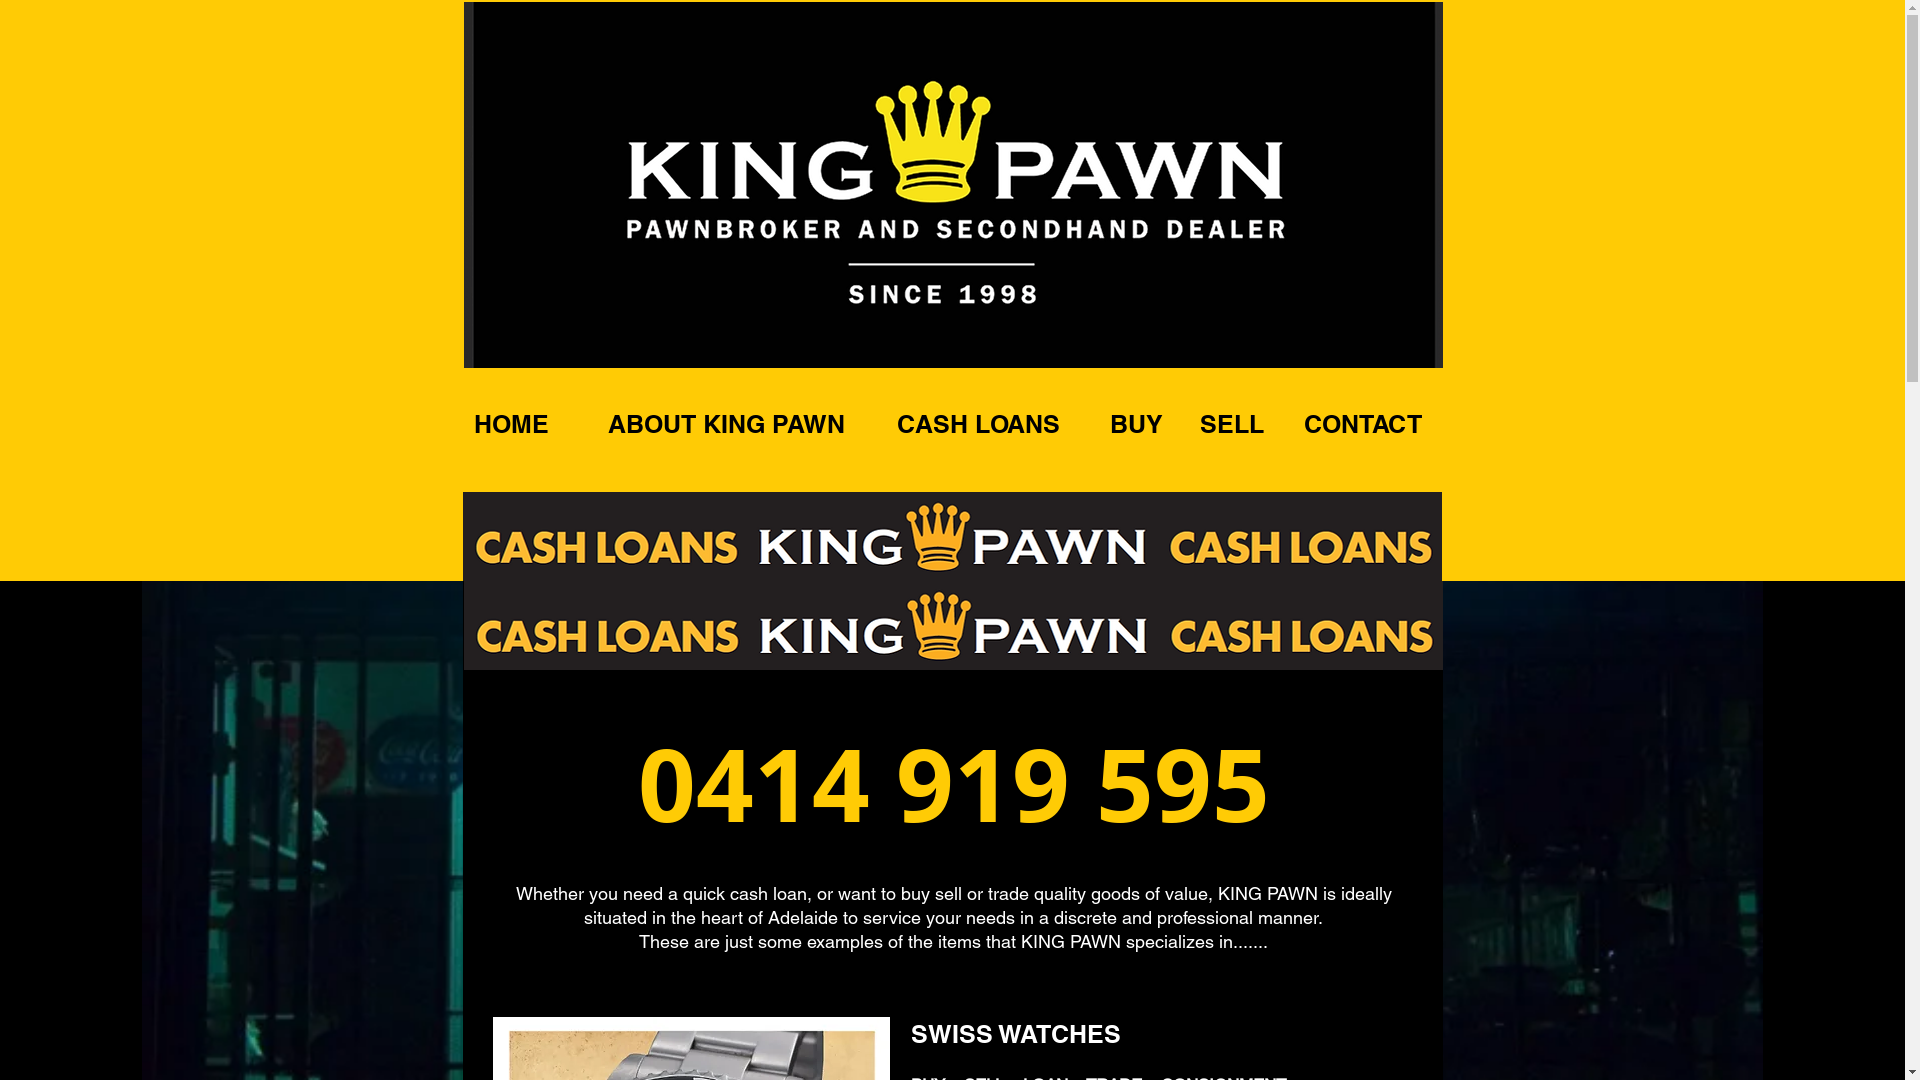 This screenshot has height=1080, width=1920. I want to click on 'CONTACT', so click(1362, 423).